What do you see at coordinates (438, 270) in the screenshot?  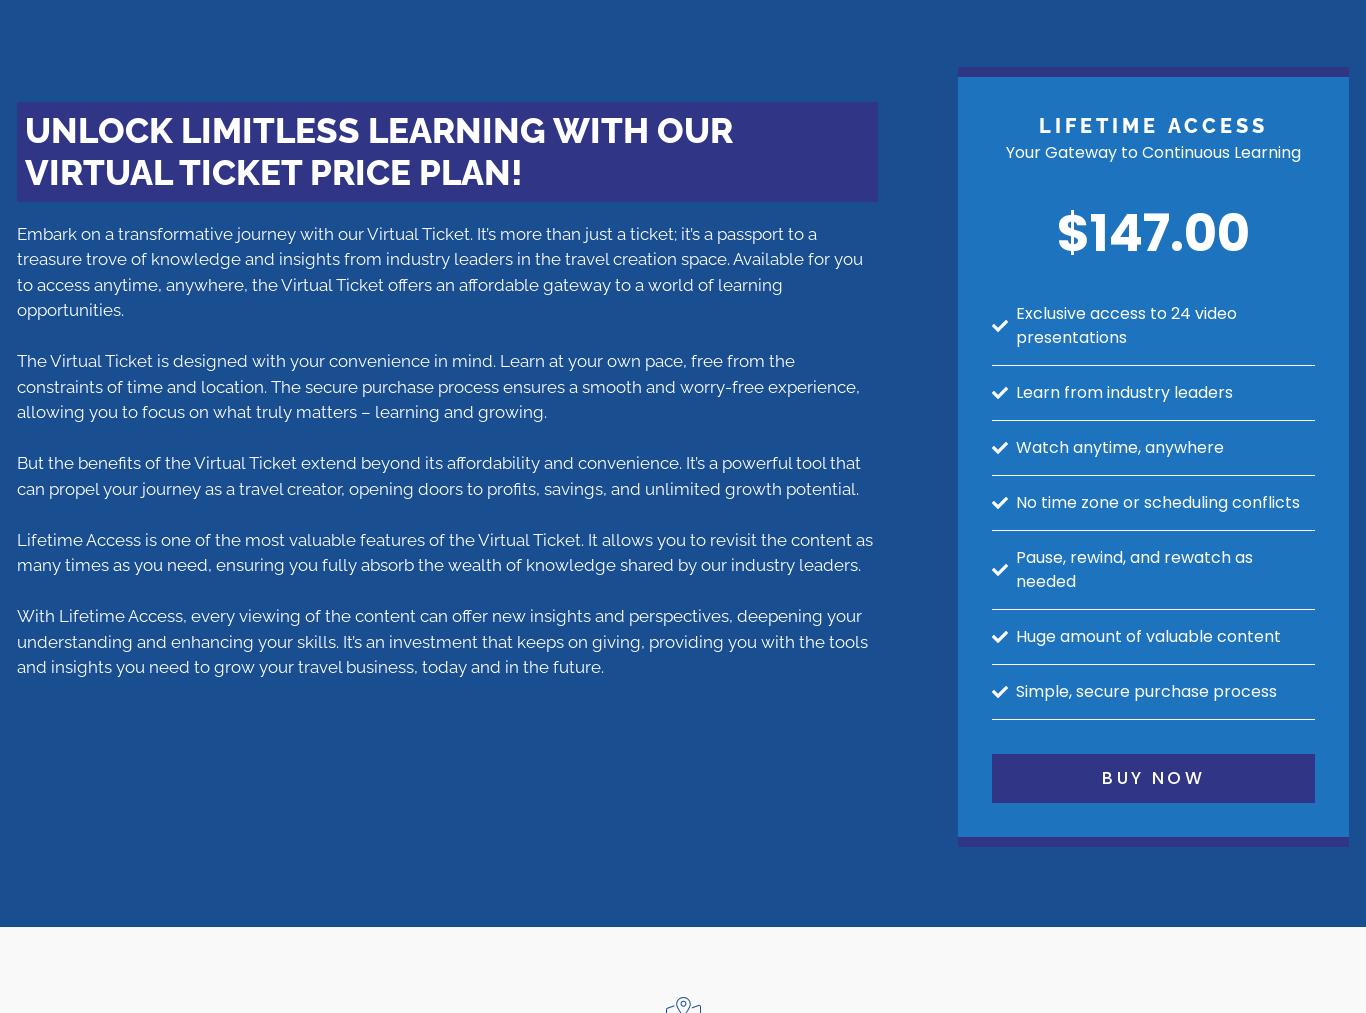 I see `'Embark on a transformative journey with our Virtual Ticket. It’s more than just a ticket; it’s a passport to a treasure trove of knowledge and insights from industry leaders in the travel creation space. Available for you to access anytime, anywhere, the Virtual Ticket offers an affordable gateway to a world of learning opportunities.'` at bounding box center [438, 270].